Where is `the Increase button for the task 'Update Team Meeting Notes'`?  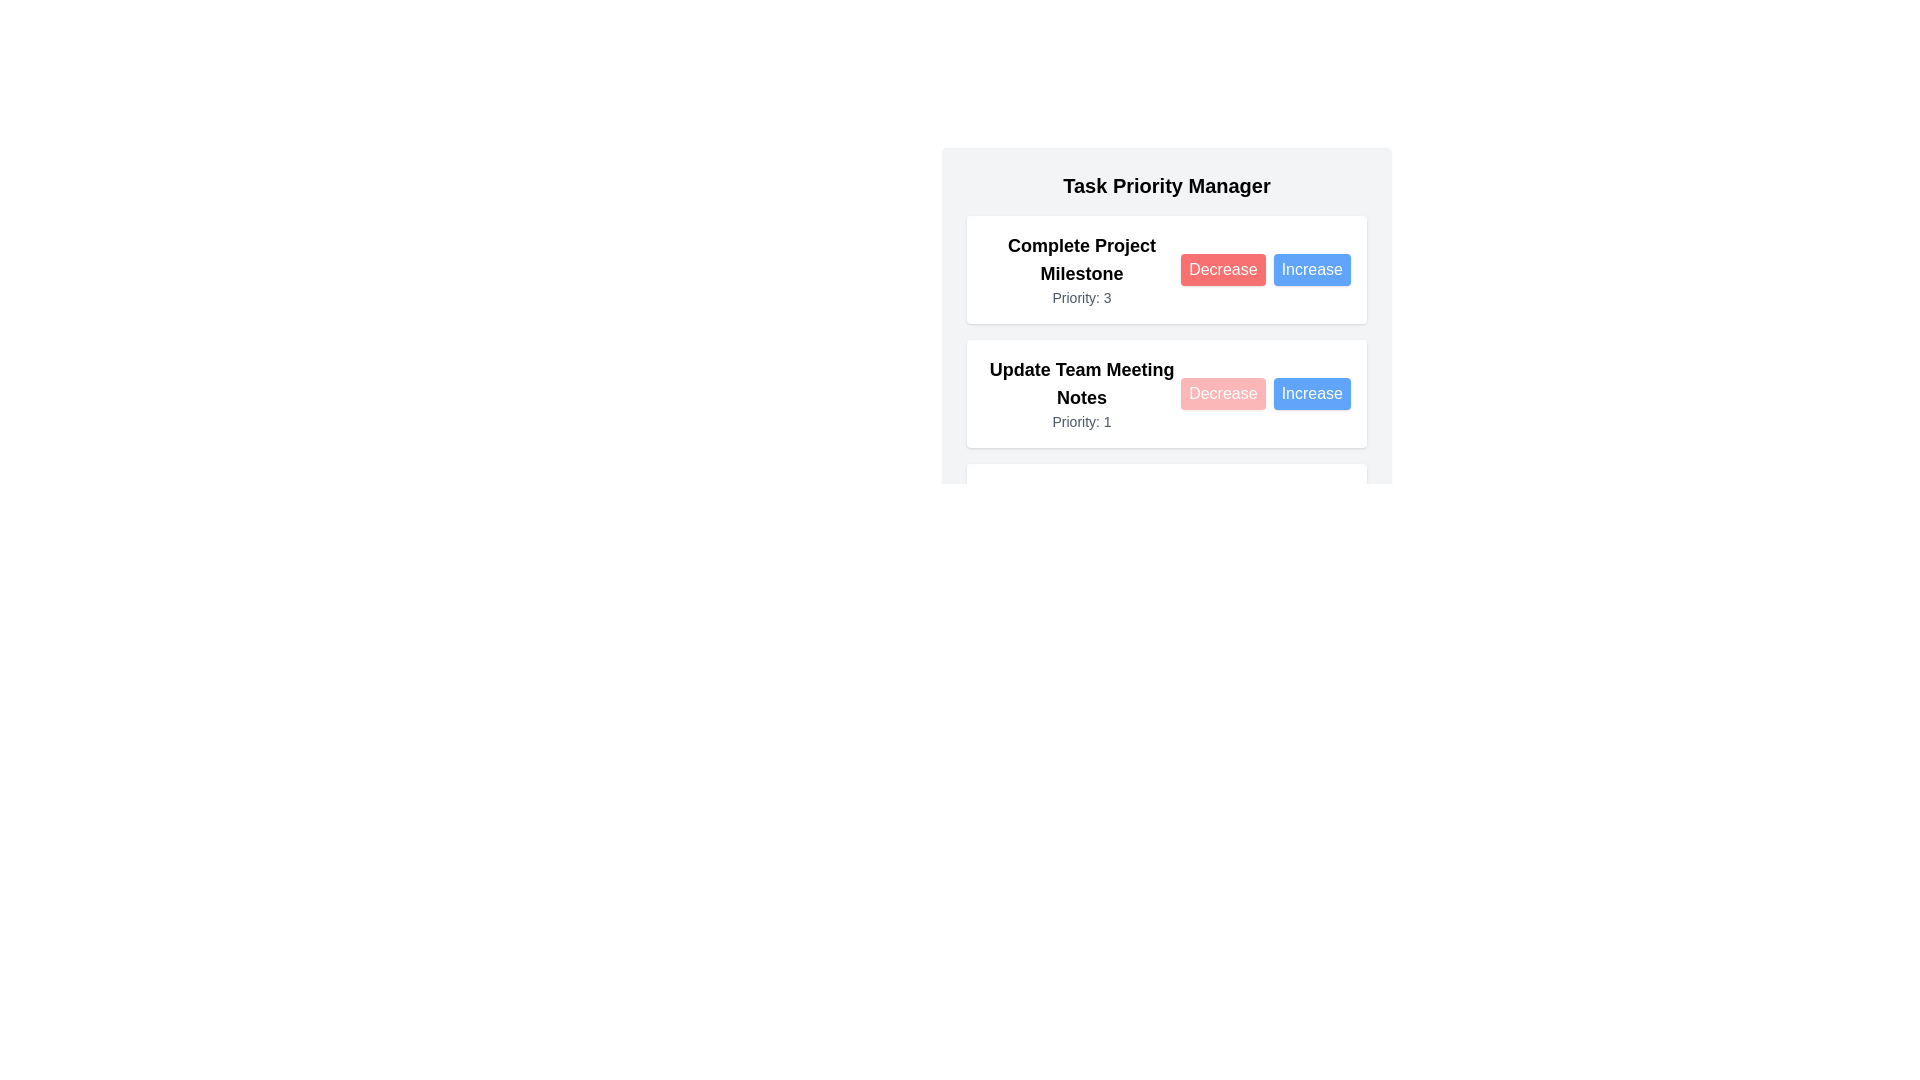 the Increase button for the task 'Update Team Meeting Notes' is located at coordinates (1311, 393).